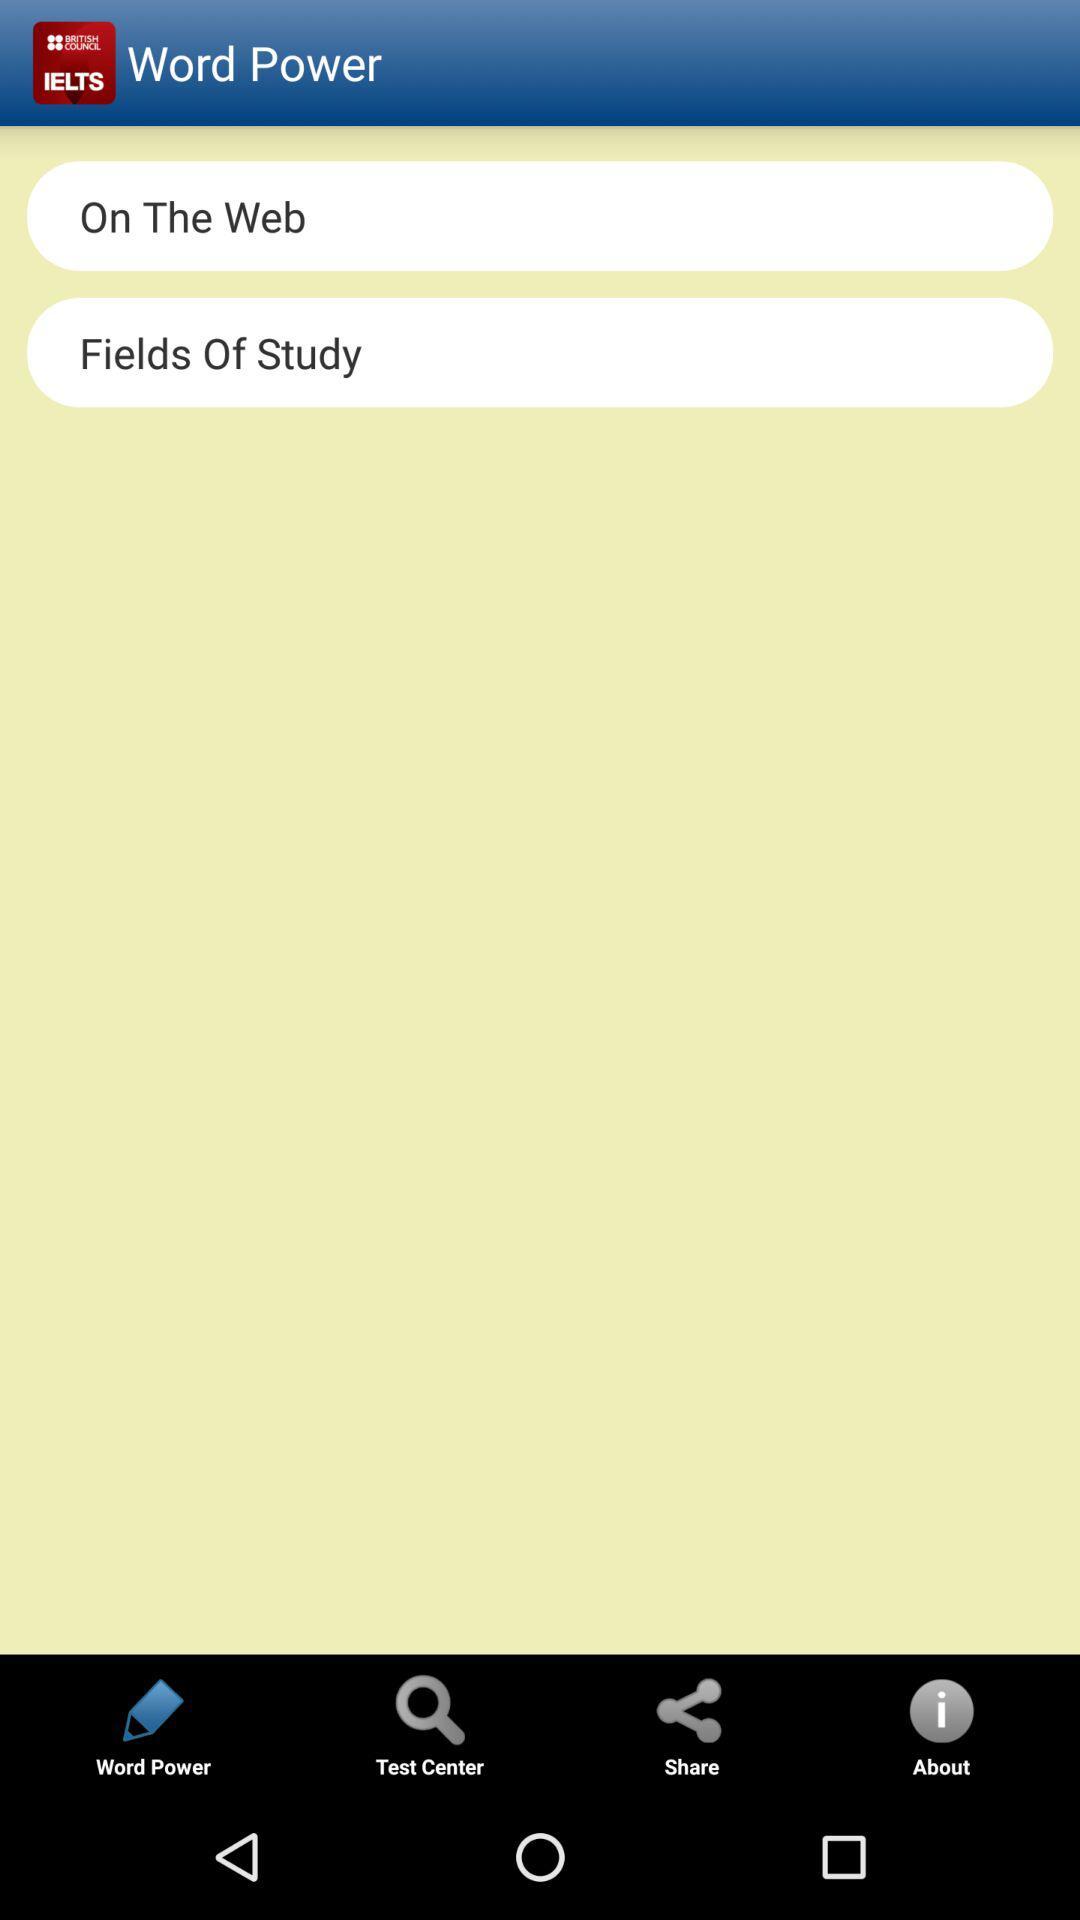 The width and height of the screenshot is (1080, 1920). What do you see at coordinates (428, 1708) in the screenshot?
I see `link to test center` at bounding box center [428, 1708].